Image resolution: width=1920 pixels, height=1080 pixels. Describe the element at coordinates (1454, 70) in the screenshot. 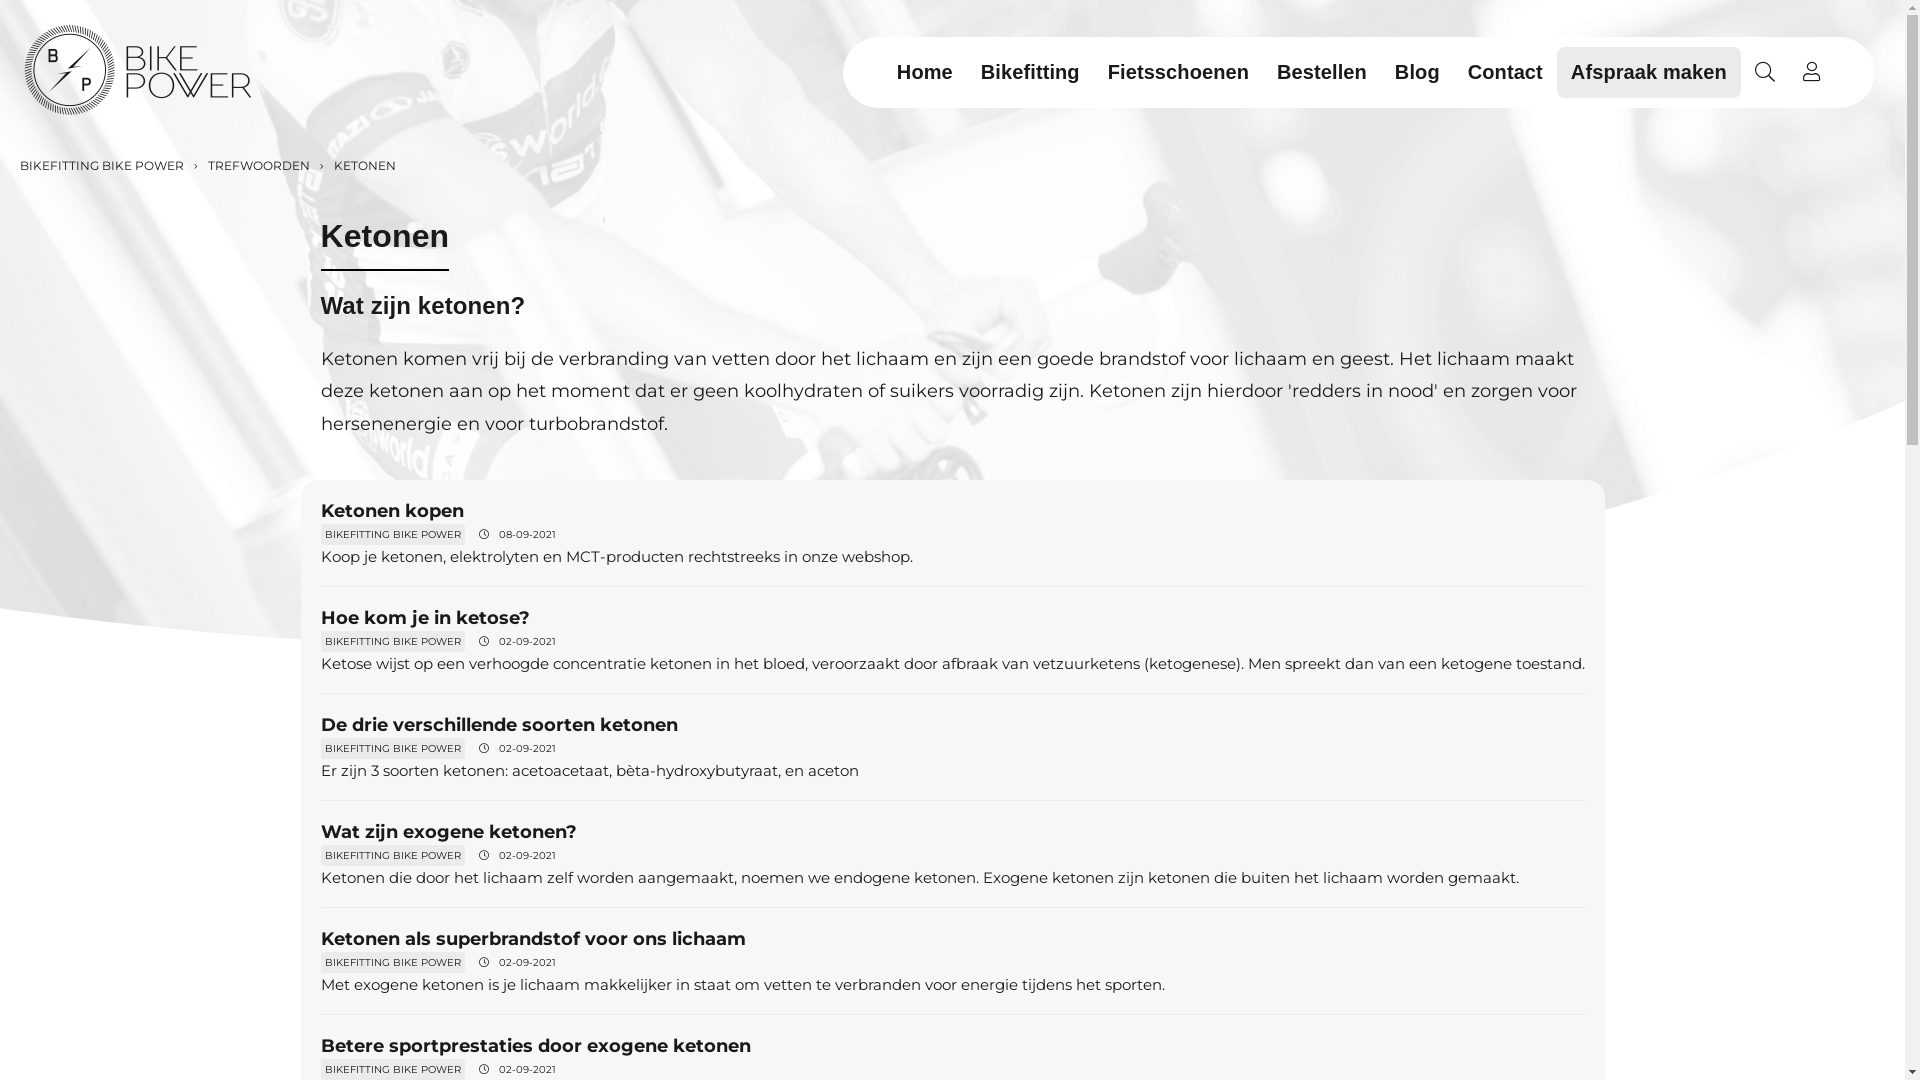

I see `'Contact'` at that location.